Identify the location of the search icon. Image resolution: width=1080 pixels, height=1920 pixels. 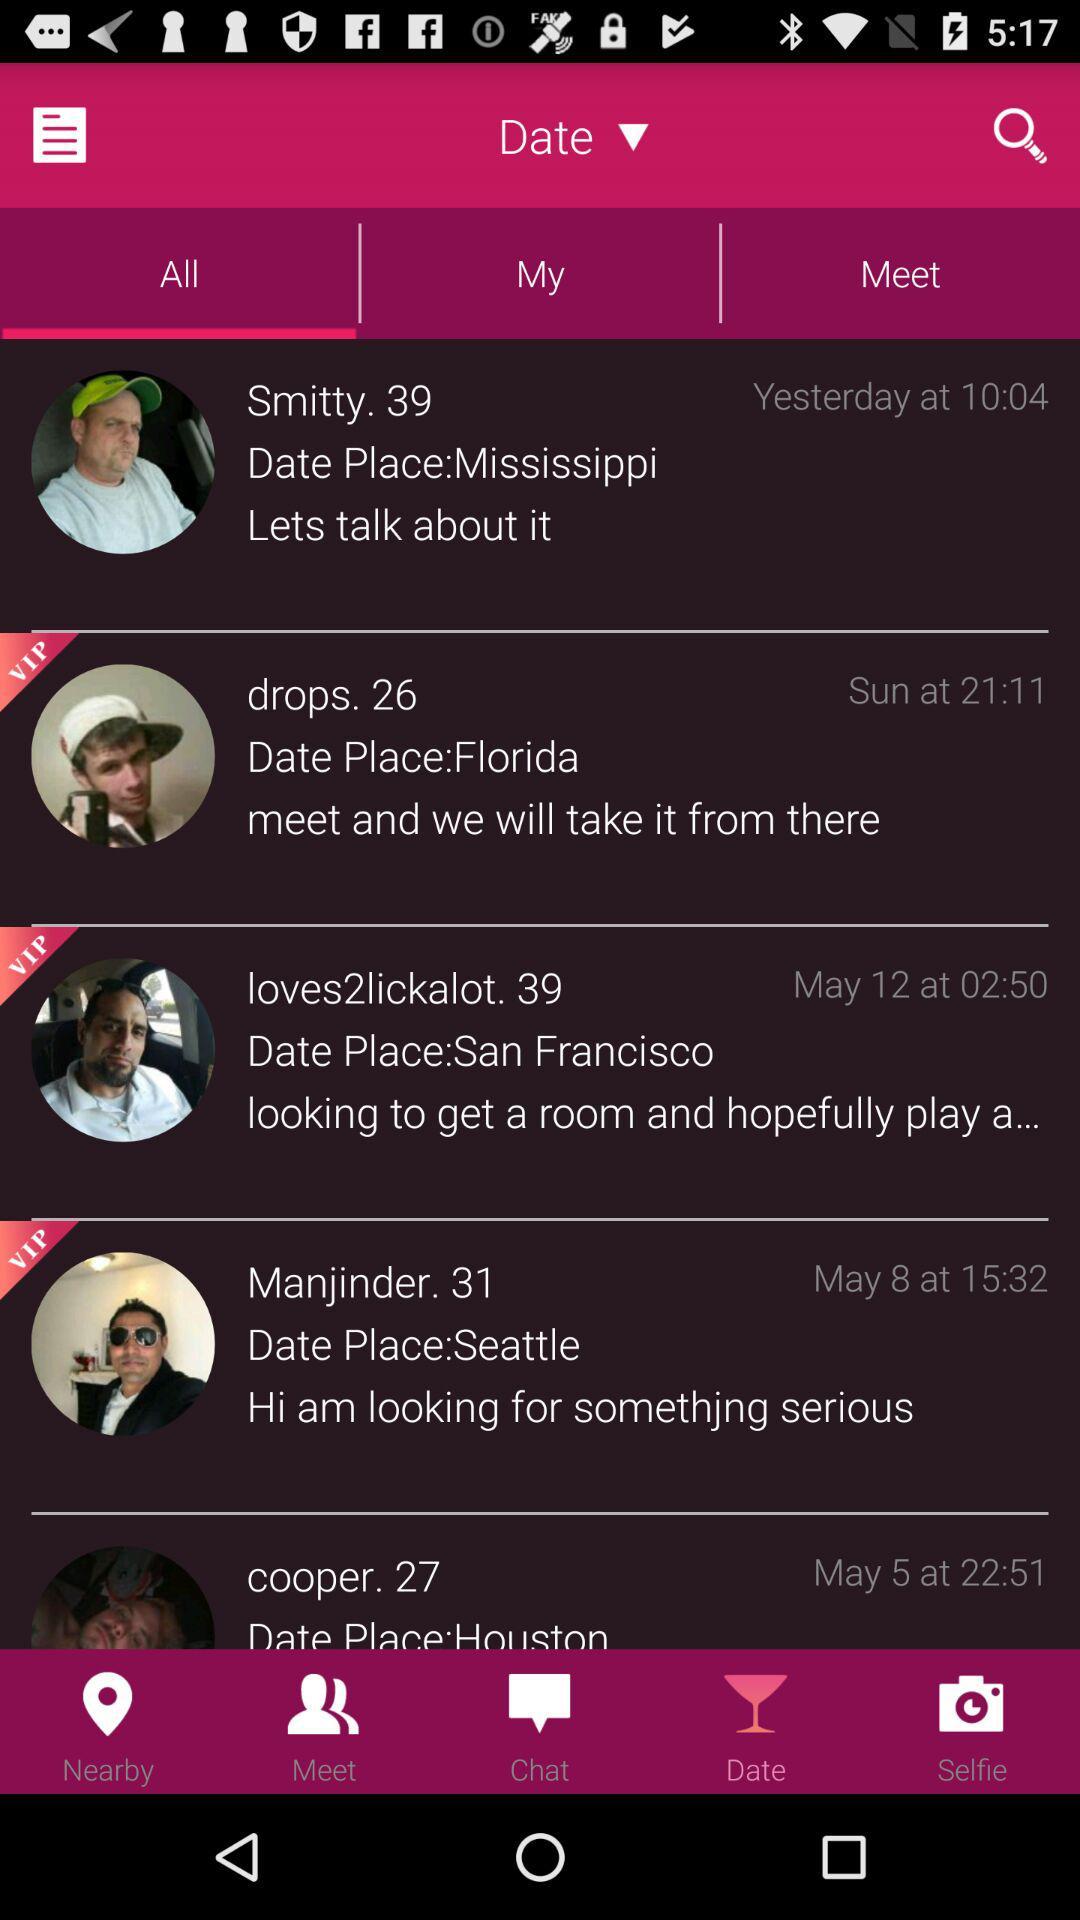
(1020, 143).